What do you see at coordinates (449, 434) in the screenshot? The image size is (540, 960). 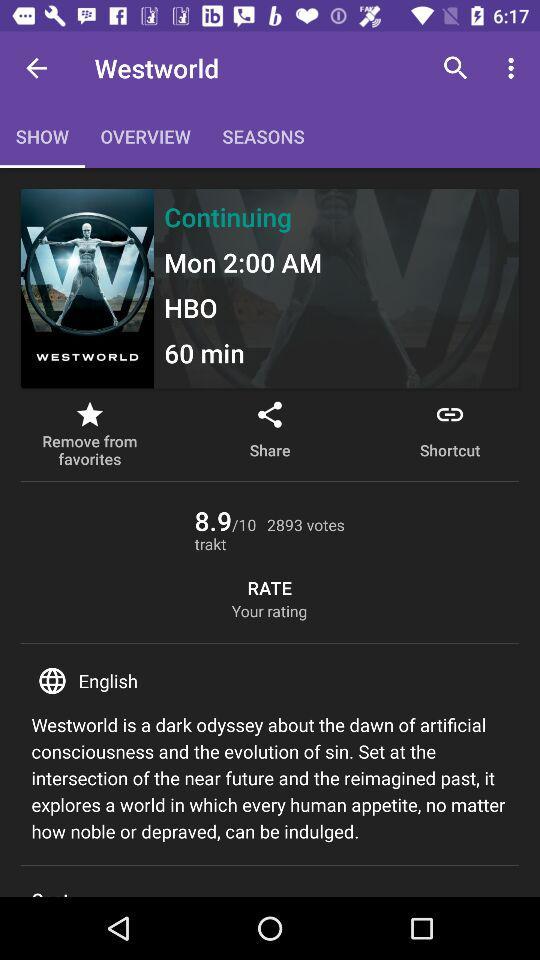 I see `shortcut item` at bounding box center [449, 434].